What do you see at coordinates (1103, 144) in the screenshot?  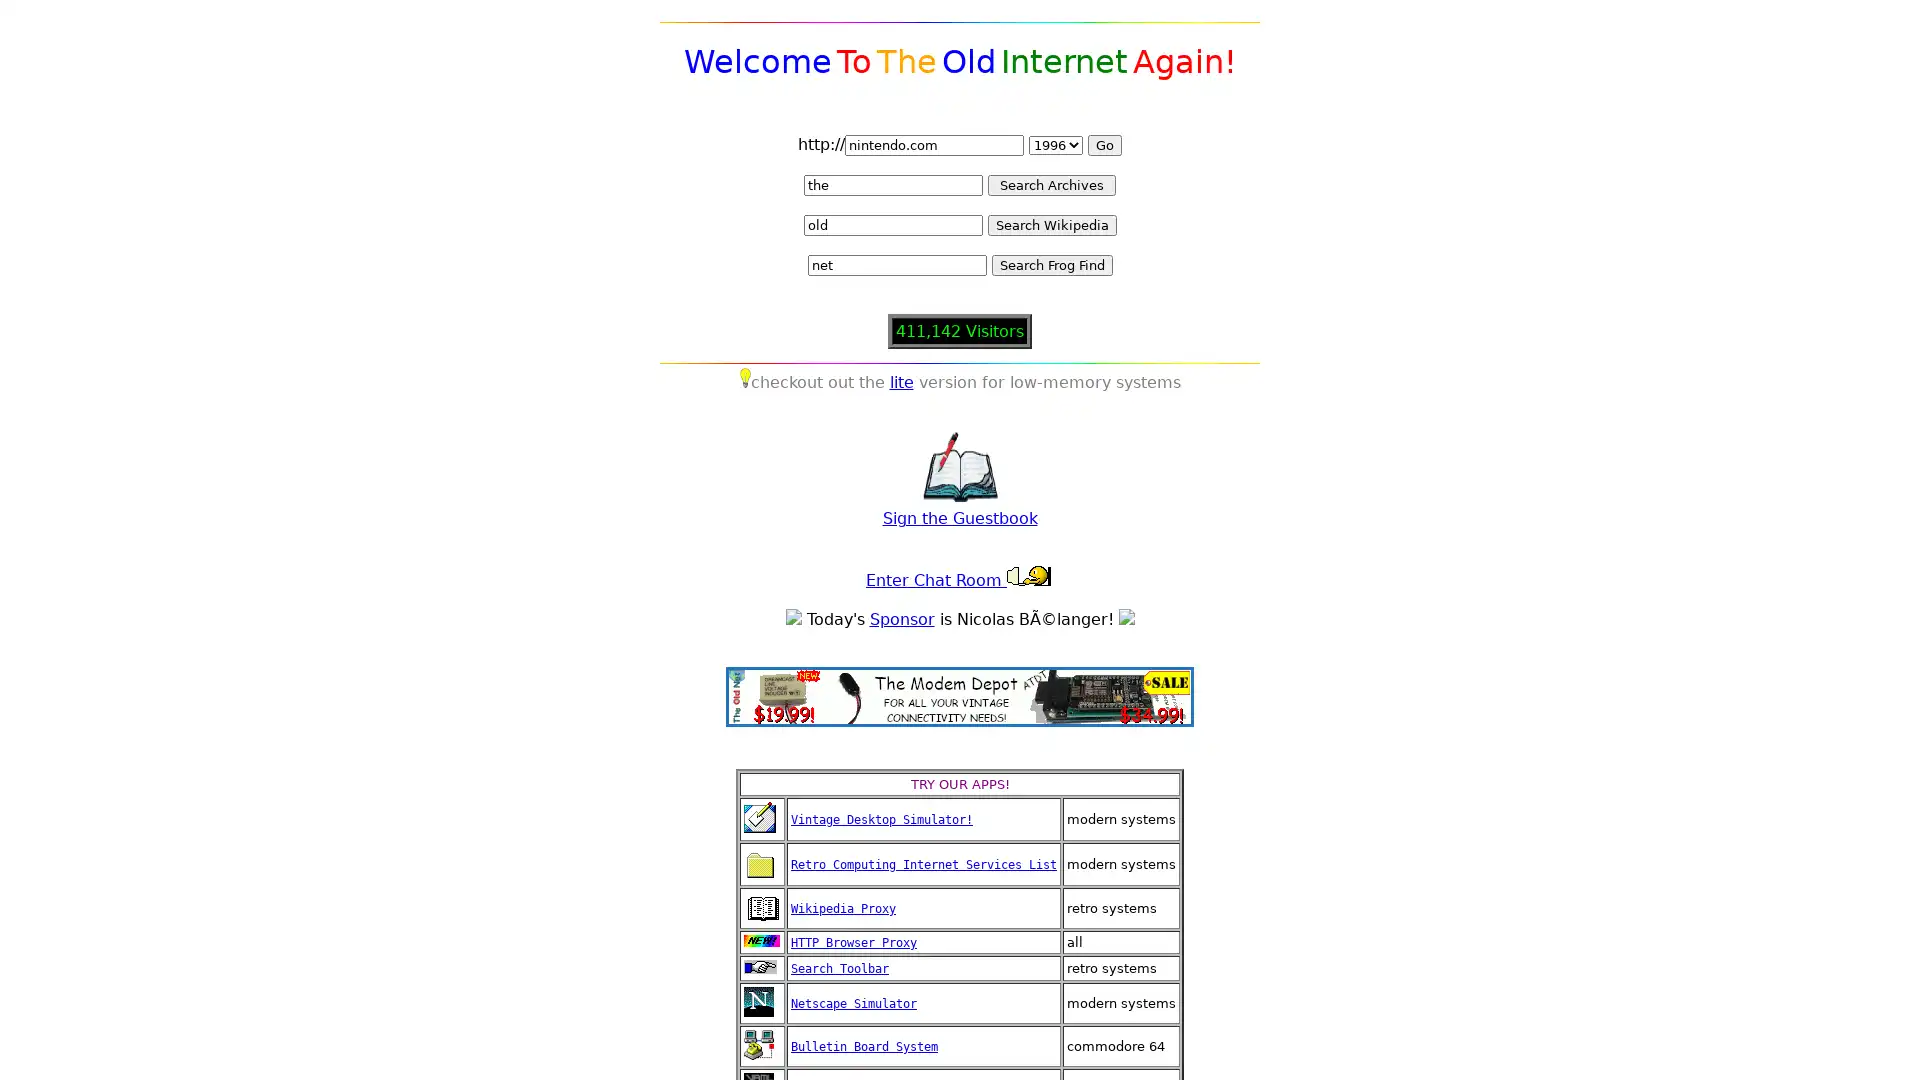 I see `Go` at bounding box center [1103, 144].